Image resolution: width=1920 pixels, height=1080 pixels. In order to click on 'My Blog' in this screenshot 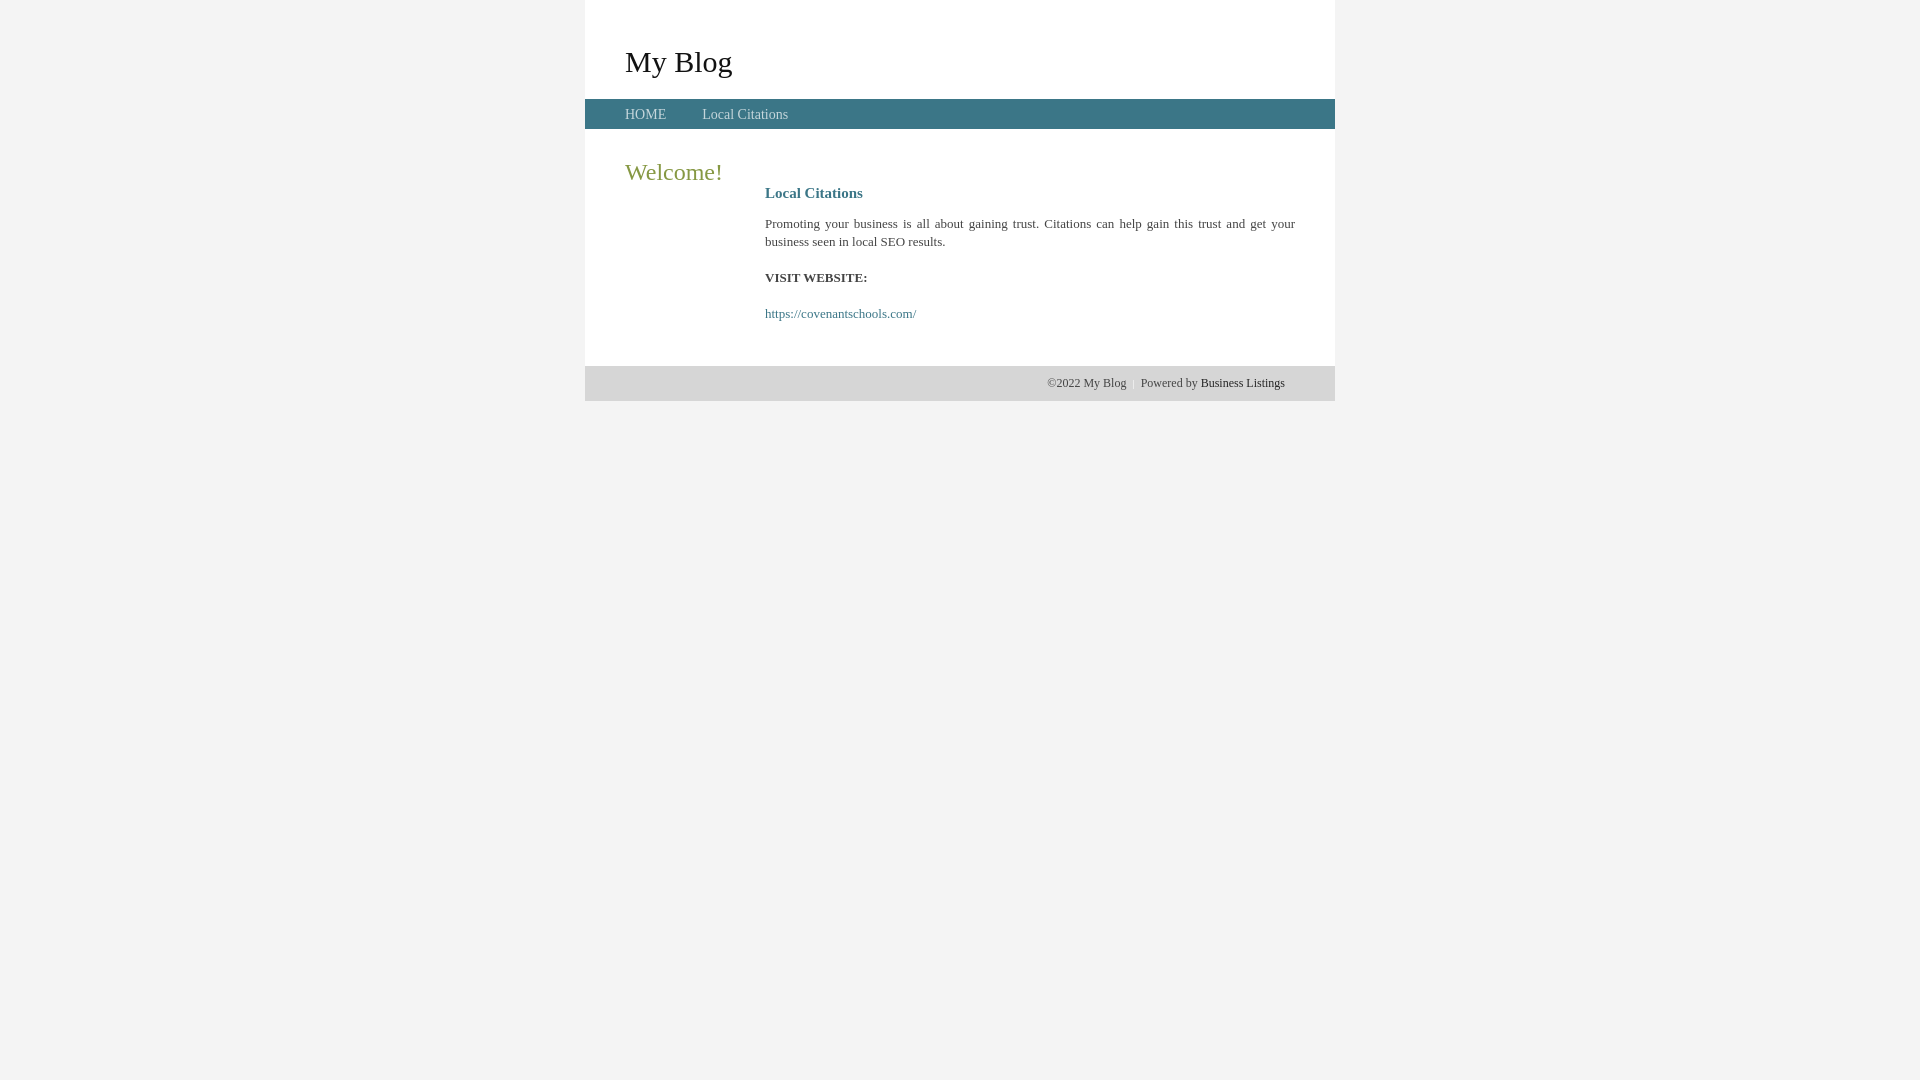, I will do `click(623, 60)`.